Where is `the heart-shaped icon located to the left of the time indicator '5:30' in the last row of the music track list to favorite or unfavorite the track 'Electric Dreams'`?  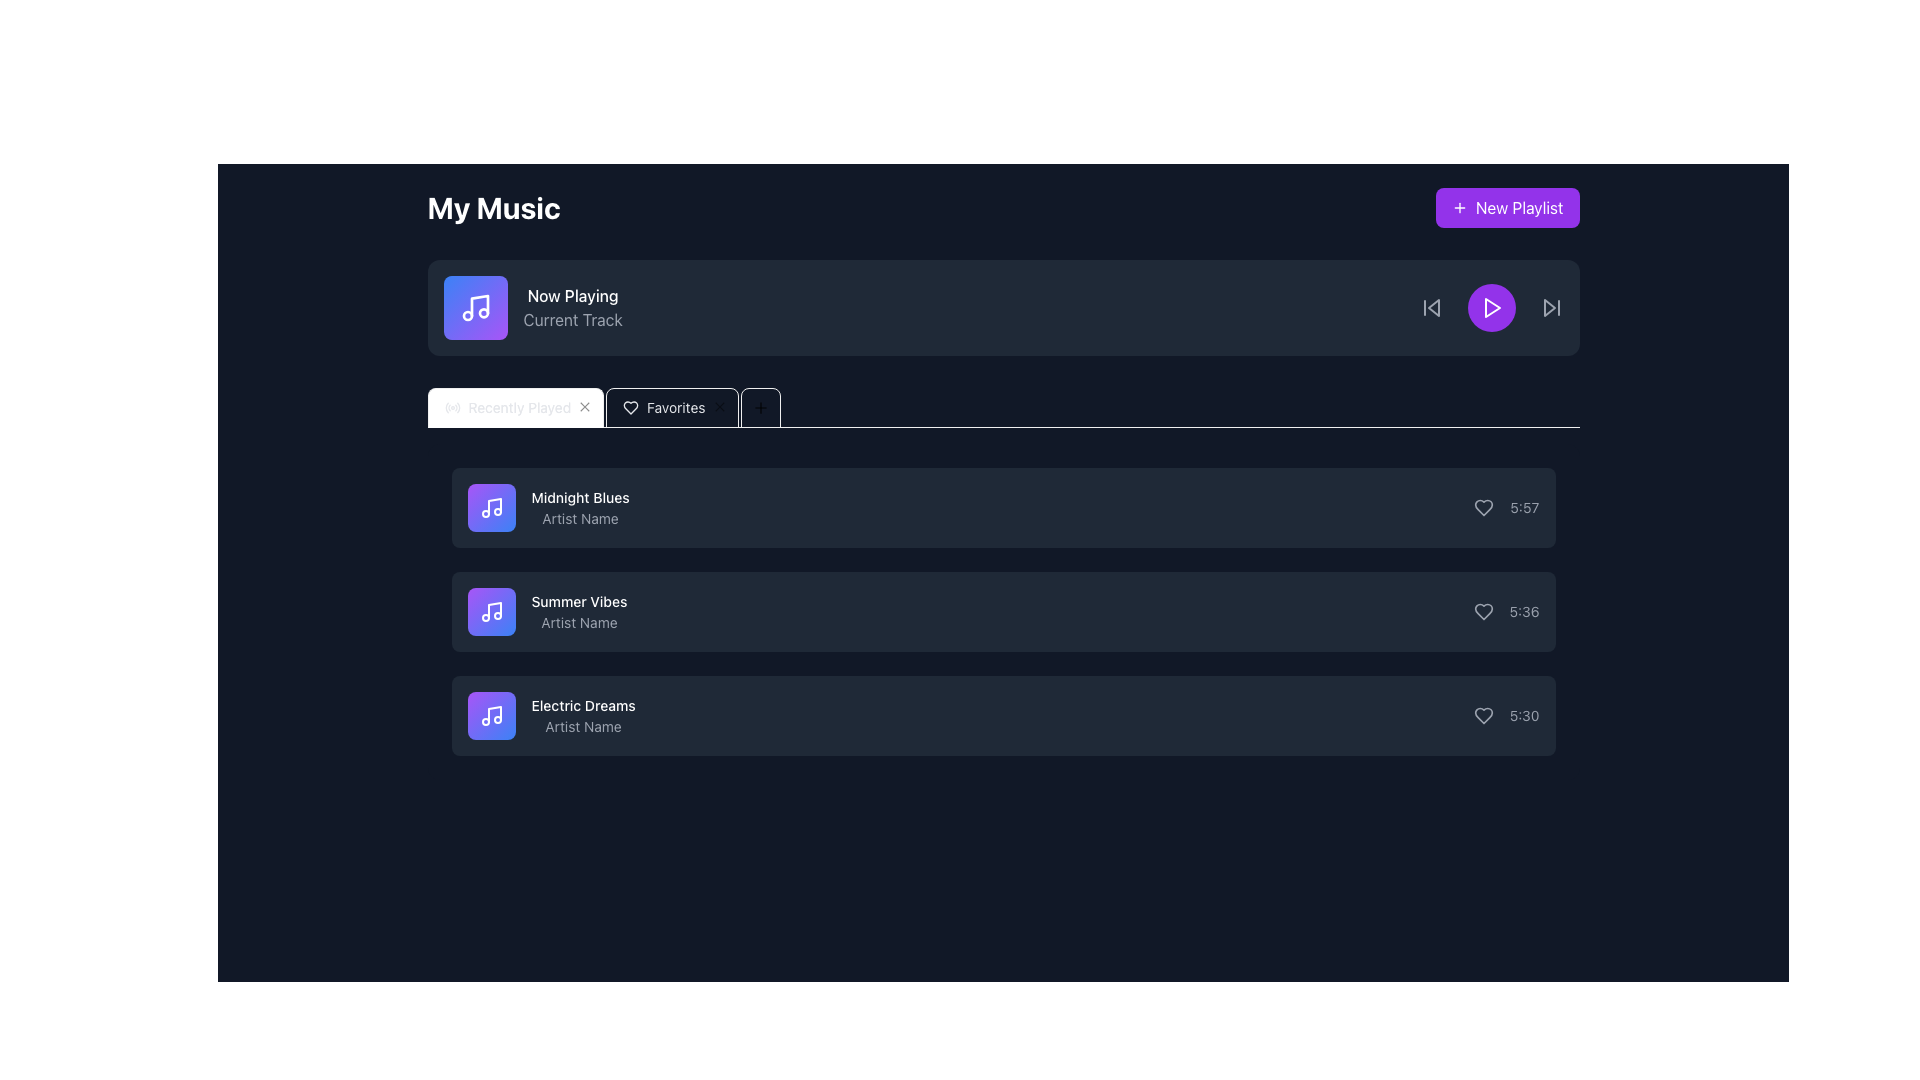
the heart-shaped icon located to the left of the time indicator '5:30' in the last row of the music track list to favorite or unfavorite the track 'Electric Dreams' is located at coordinates (1483, 715).